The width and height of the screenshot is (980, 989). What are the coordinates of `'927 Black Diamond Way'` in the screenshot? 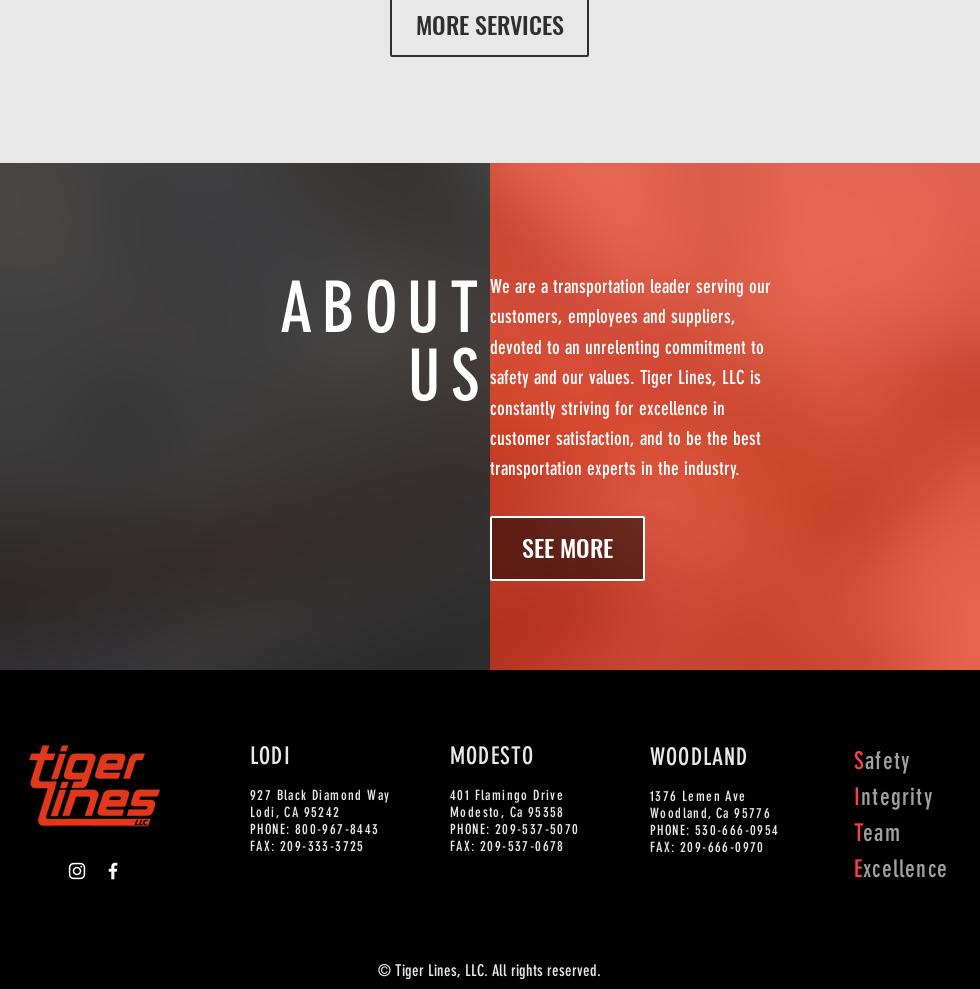 It's located at (319, 794).